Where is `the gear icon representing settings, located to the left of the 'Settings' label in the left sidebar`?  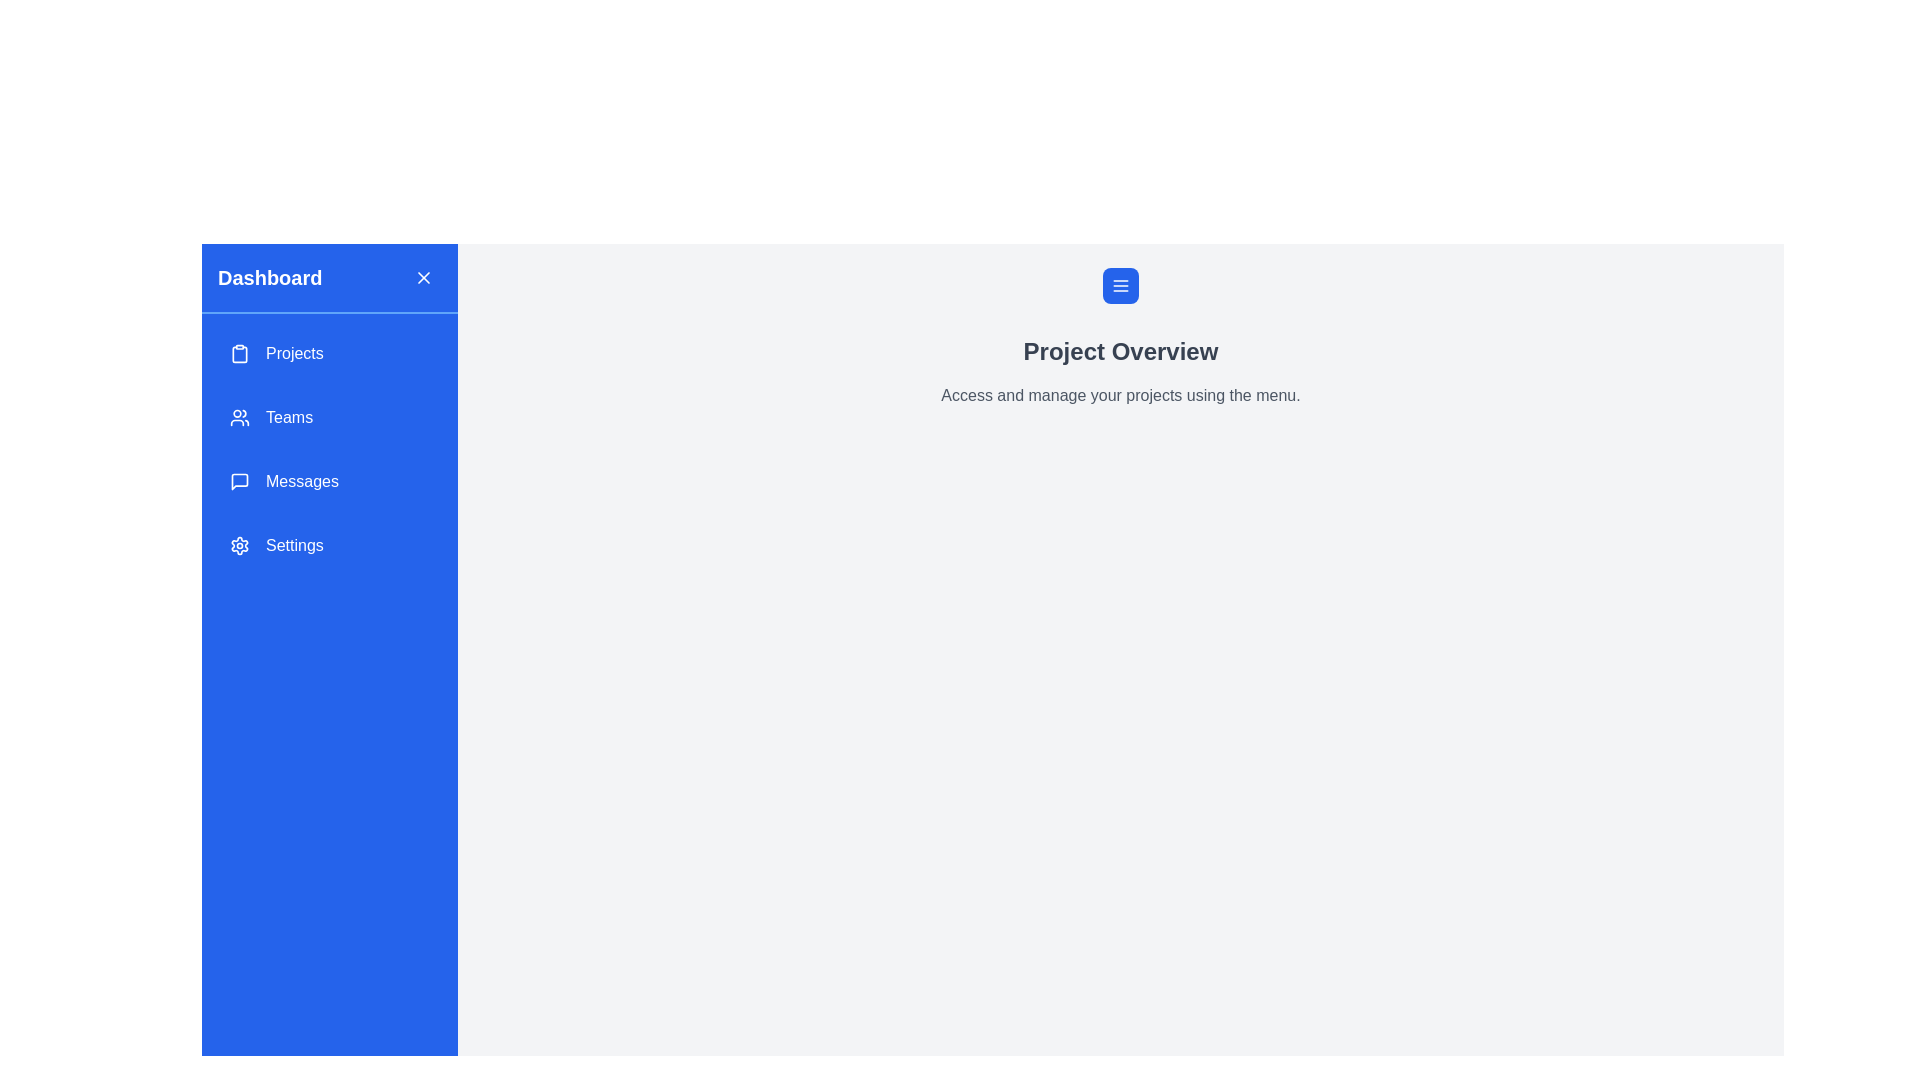 the gear icon representing settings, located to the left of the 'Settings' label in the left sidebar is located at coordinates (240, 546).